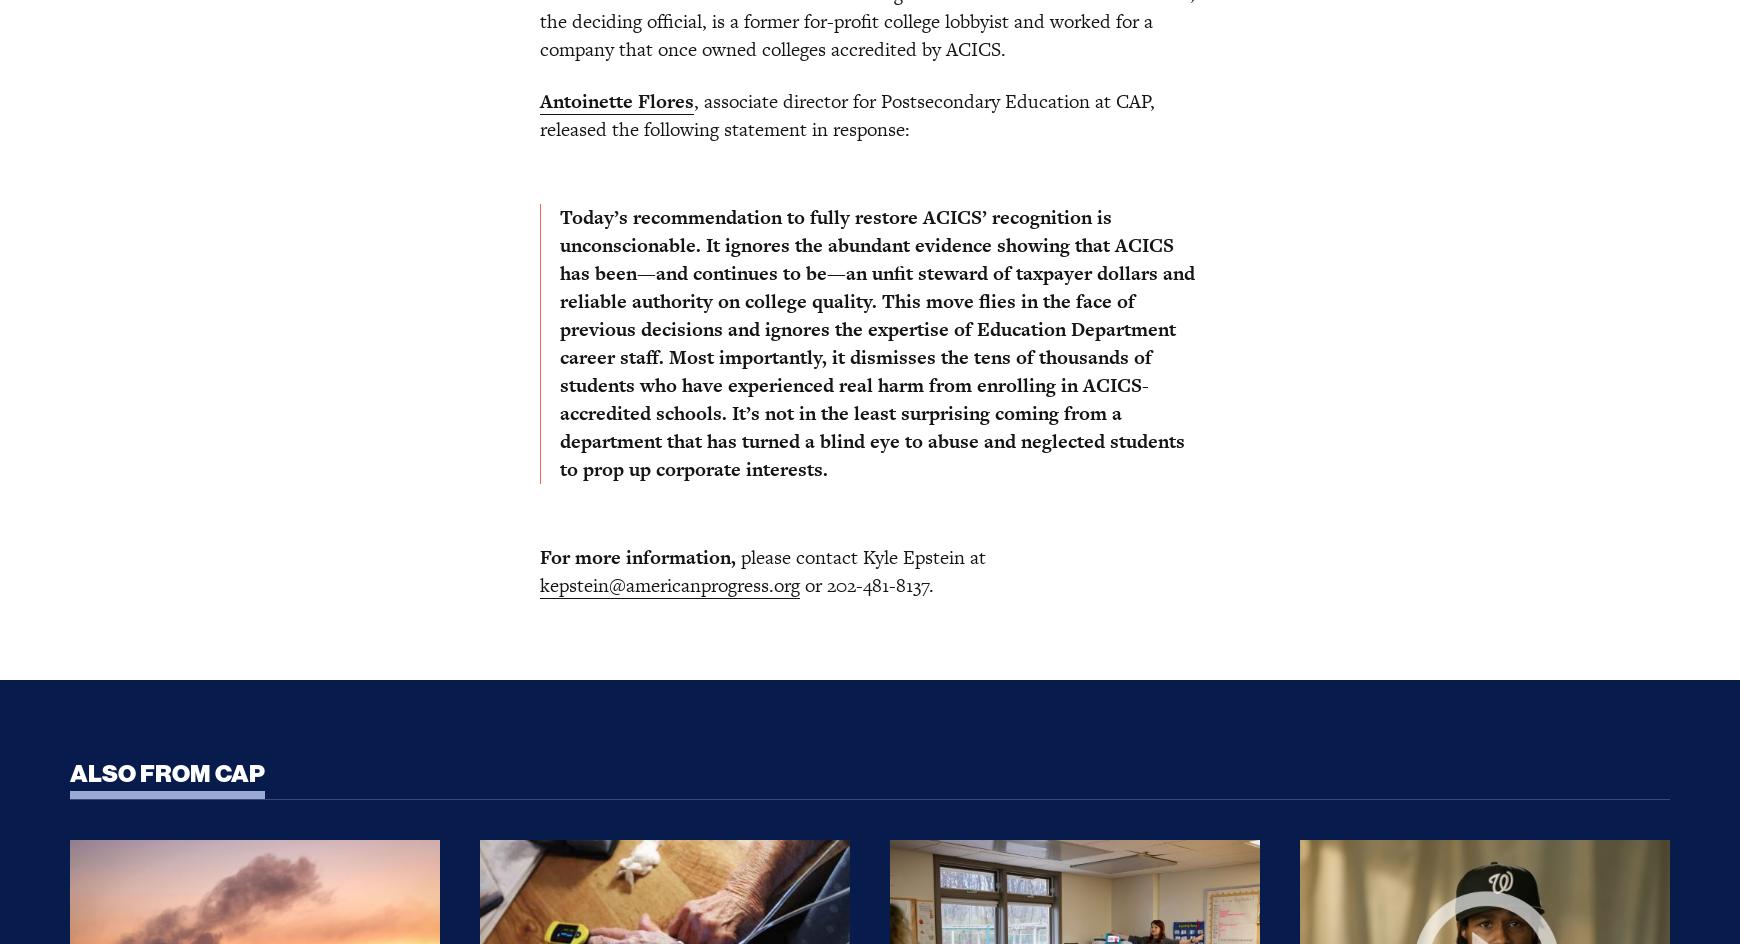 This screenshot has height=944, width=1740. What do you see at coordinates (1409, 405) in the screenshot?
I see `'Chandler Hall'` at bounding box center [1409, 405].